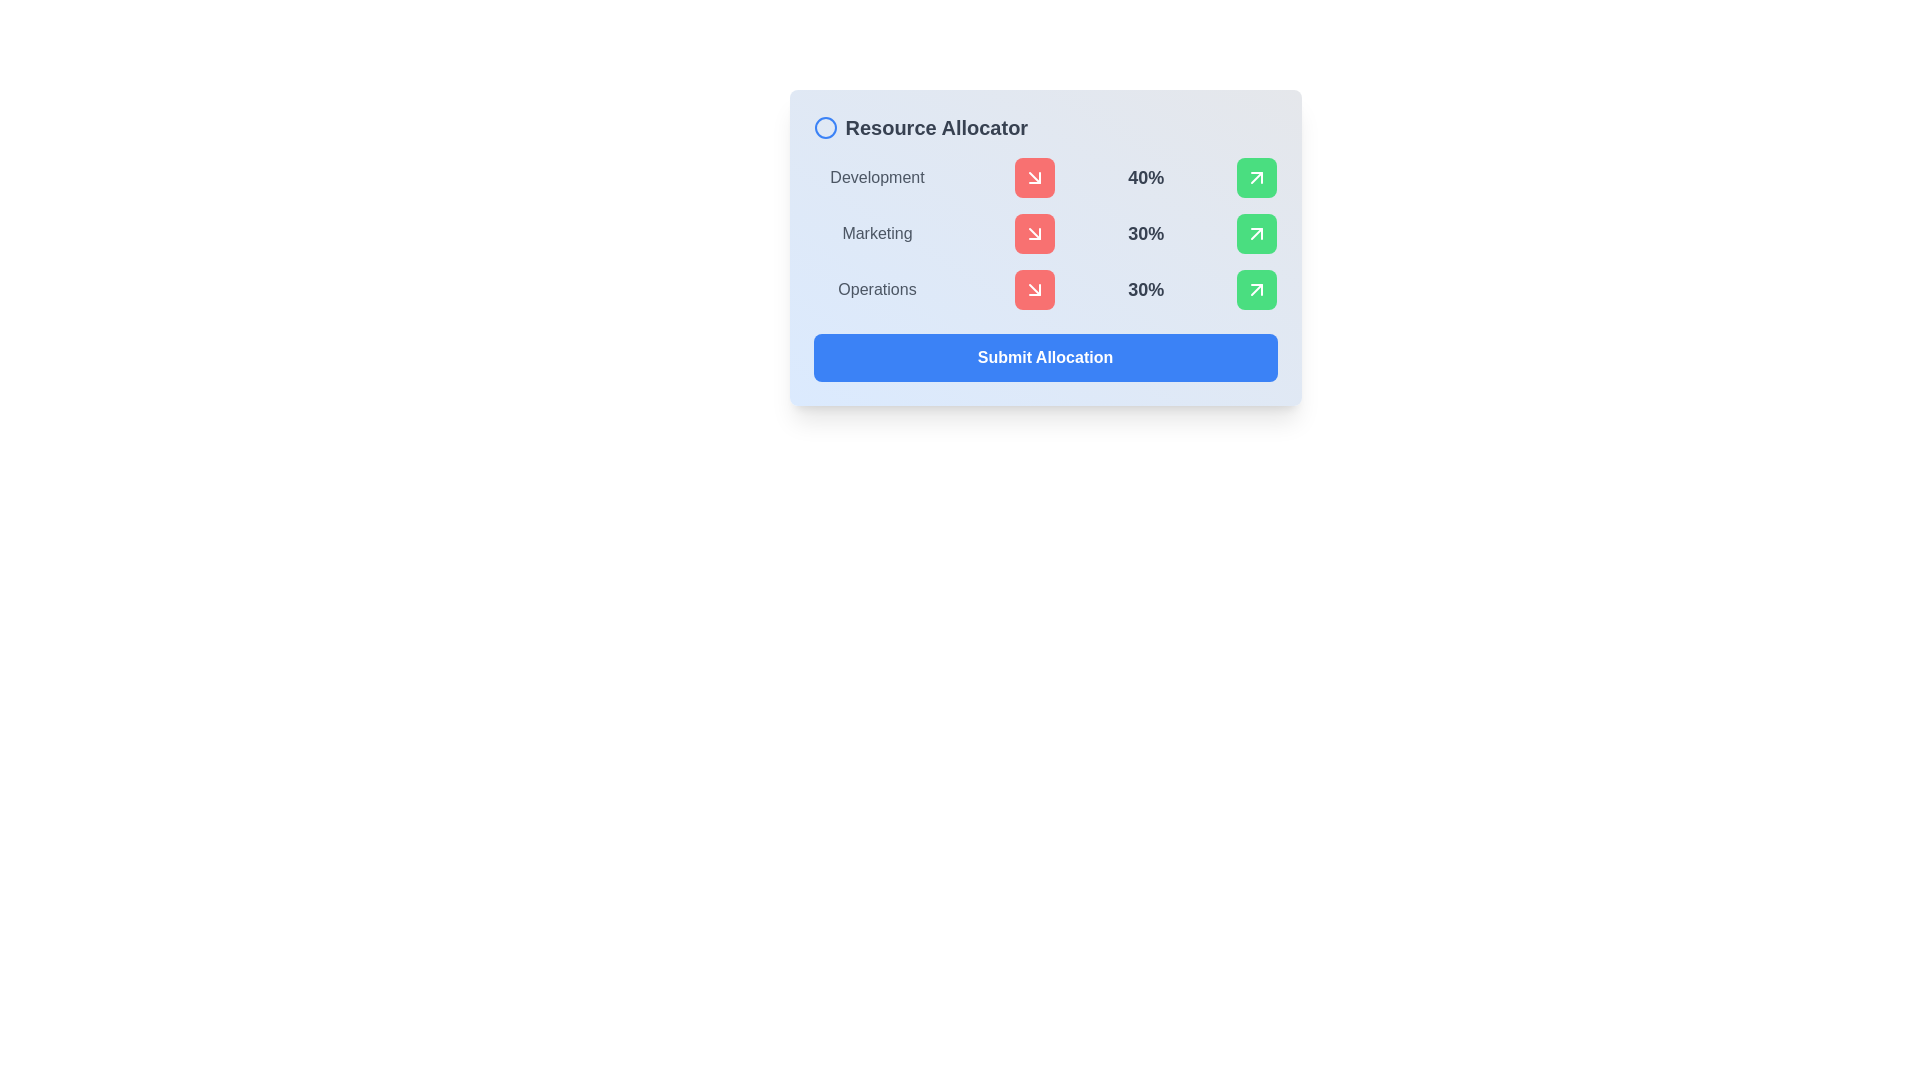 This screenshot has height=1080, width=1920. I want to click on the SVG icon for decreasing resource allocation located in the 'Operations' row of the Resource Allocator panel, adjacent to the '30%' value, so click(1034, 289).